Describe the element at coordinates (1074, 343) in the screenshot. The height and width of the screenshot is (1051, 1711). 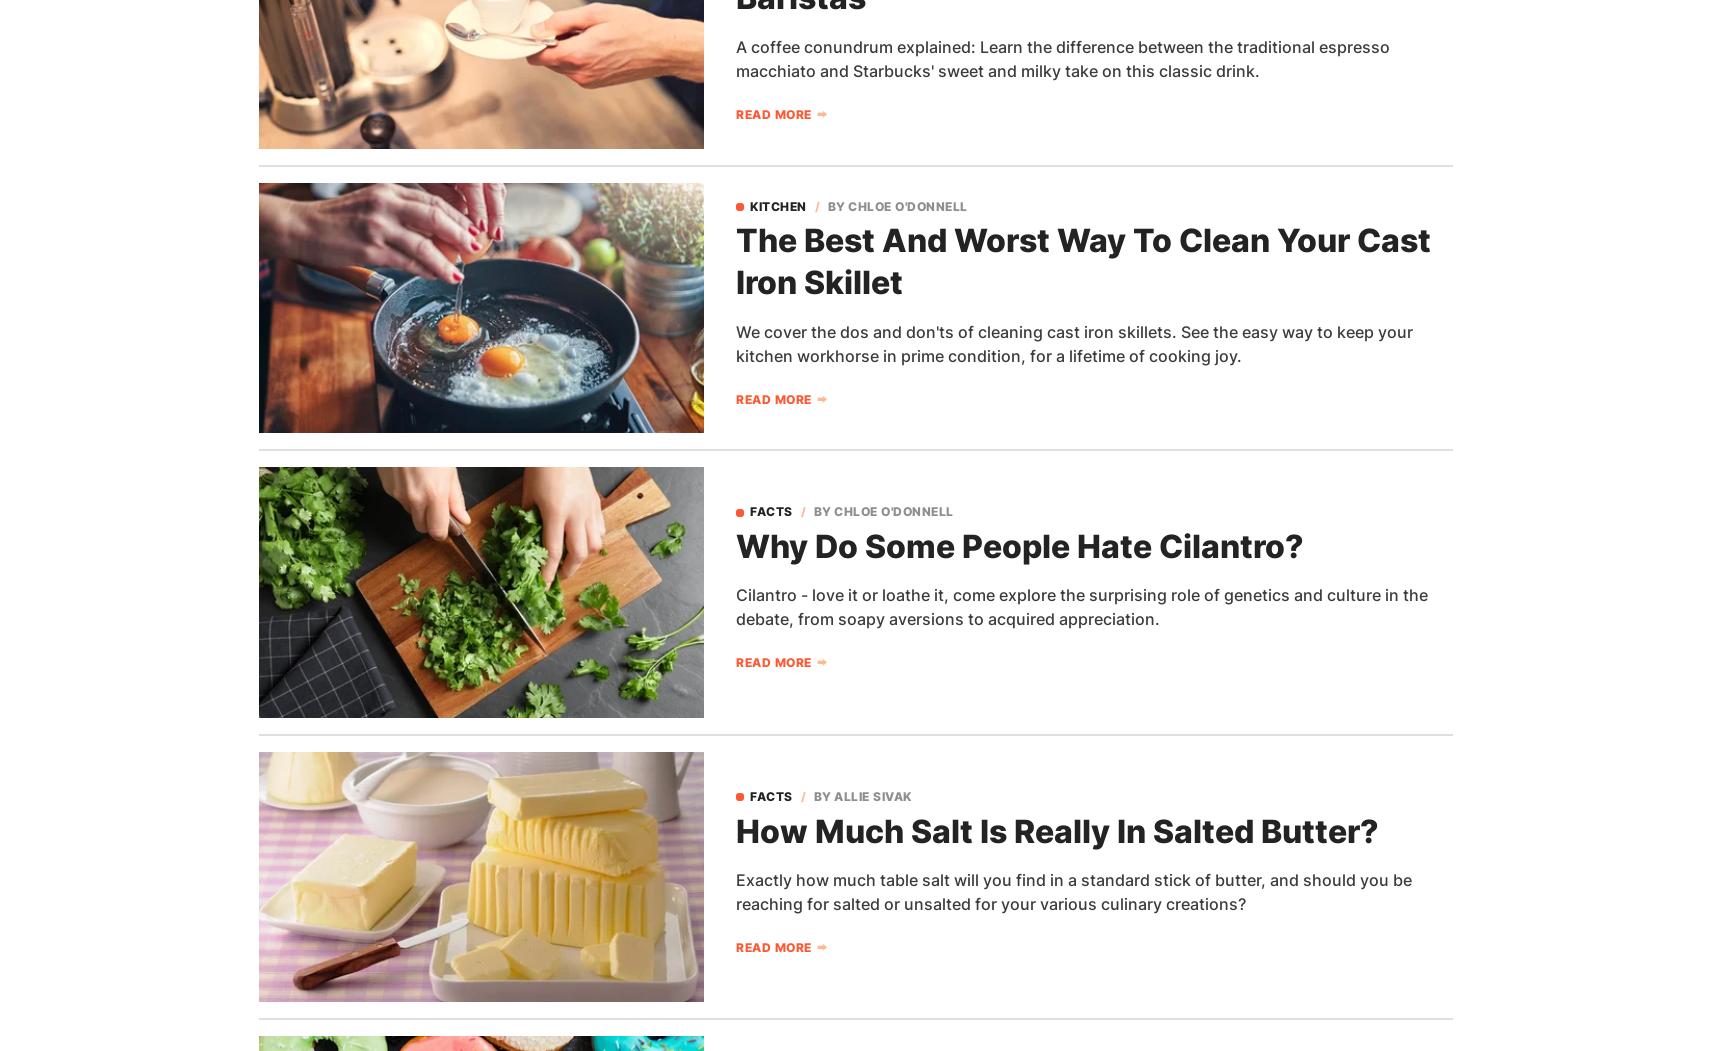
I see `'We cover the dos and don'ts of cleaning cast iron skillets. See the easy way to keep your kitchen workhorse in prime condition, for a lifetime of cooking joy.'` at that location.